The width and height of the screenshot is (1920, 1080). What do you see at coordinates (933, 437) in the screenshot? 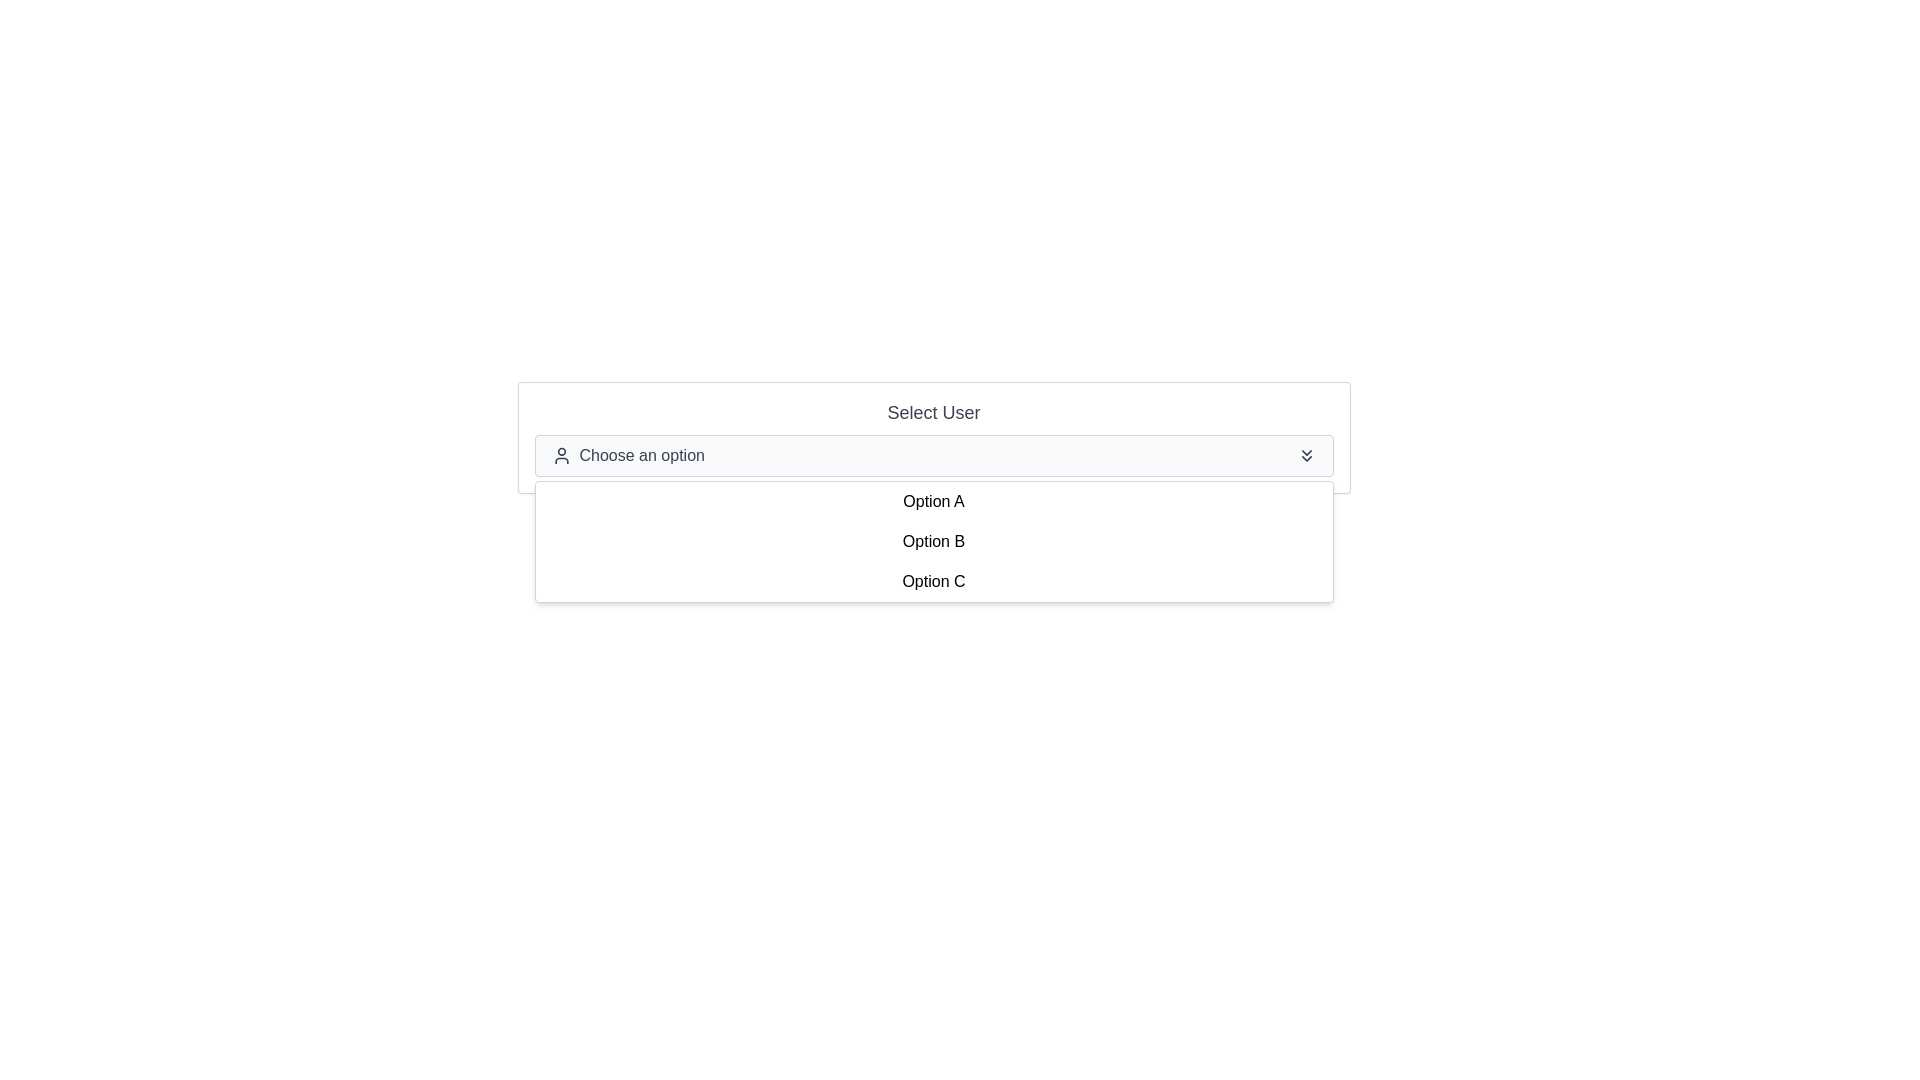
I see `the dropdown menu labeled 'Select User'` at bounding box center [933, 437].